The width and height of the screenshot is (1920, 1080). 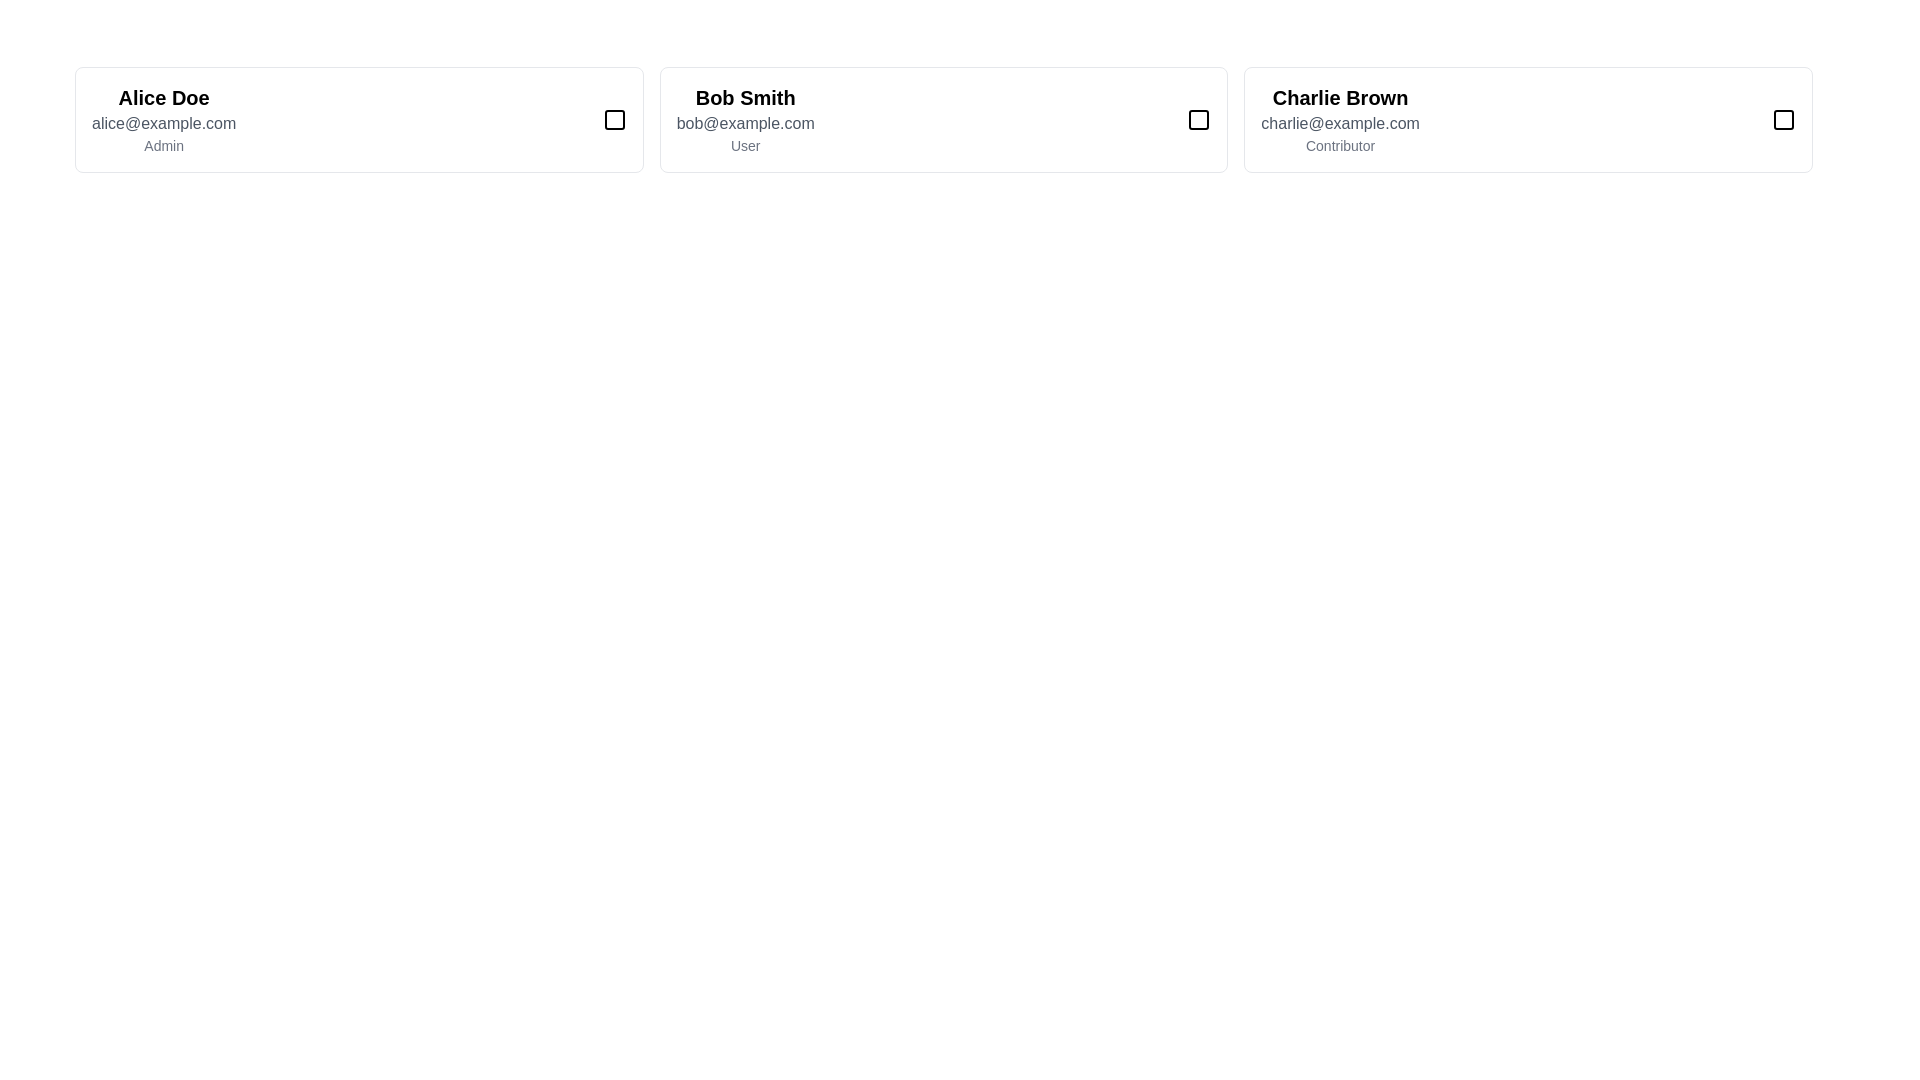 I want to click on the Text Display Block that shows the user's name, email, and role, which is the first block in the horizontally-aligned group of profile information blocks, so click(x=164, y=119).